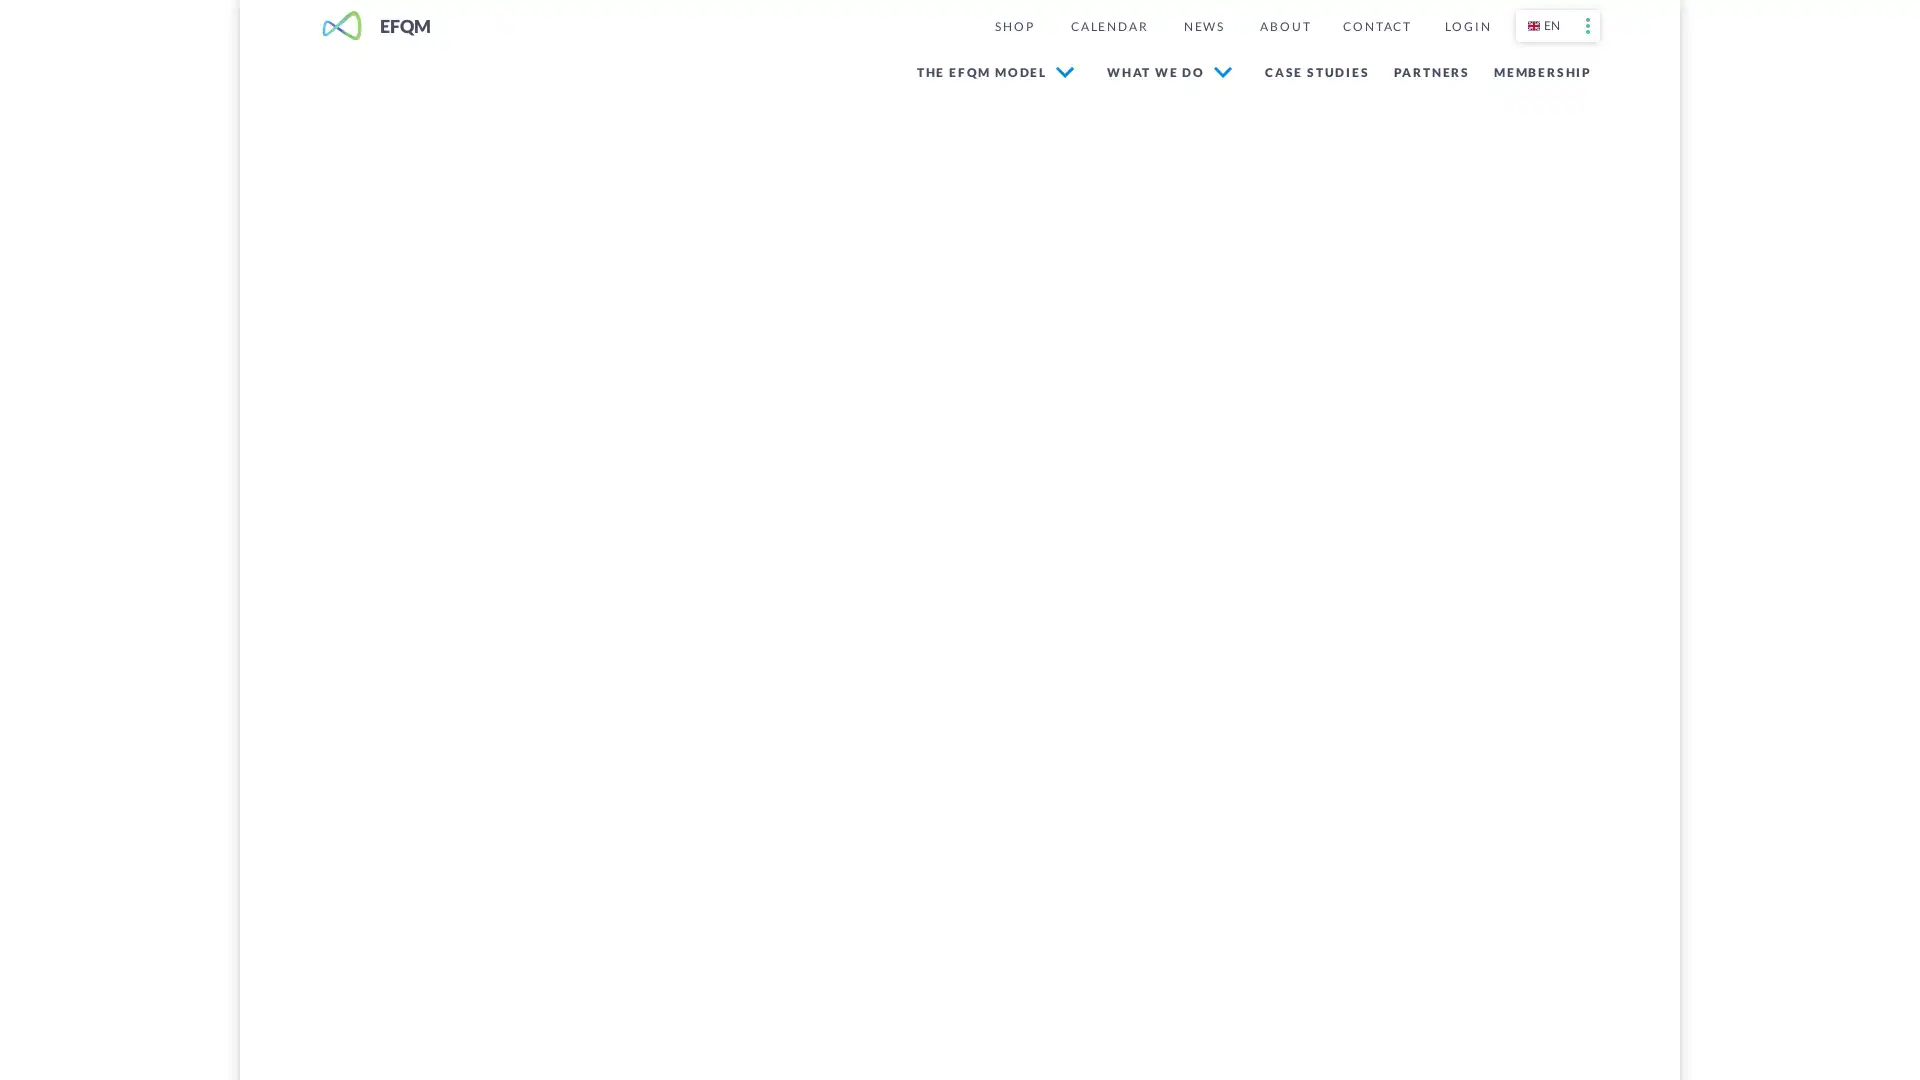 The image size is (1920, 1080). I want to click on LOGIN, so click(1468, 26).